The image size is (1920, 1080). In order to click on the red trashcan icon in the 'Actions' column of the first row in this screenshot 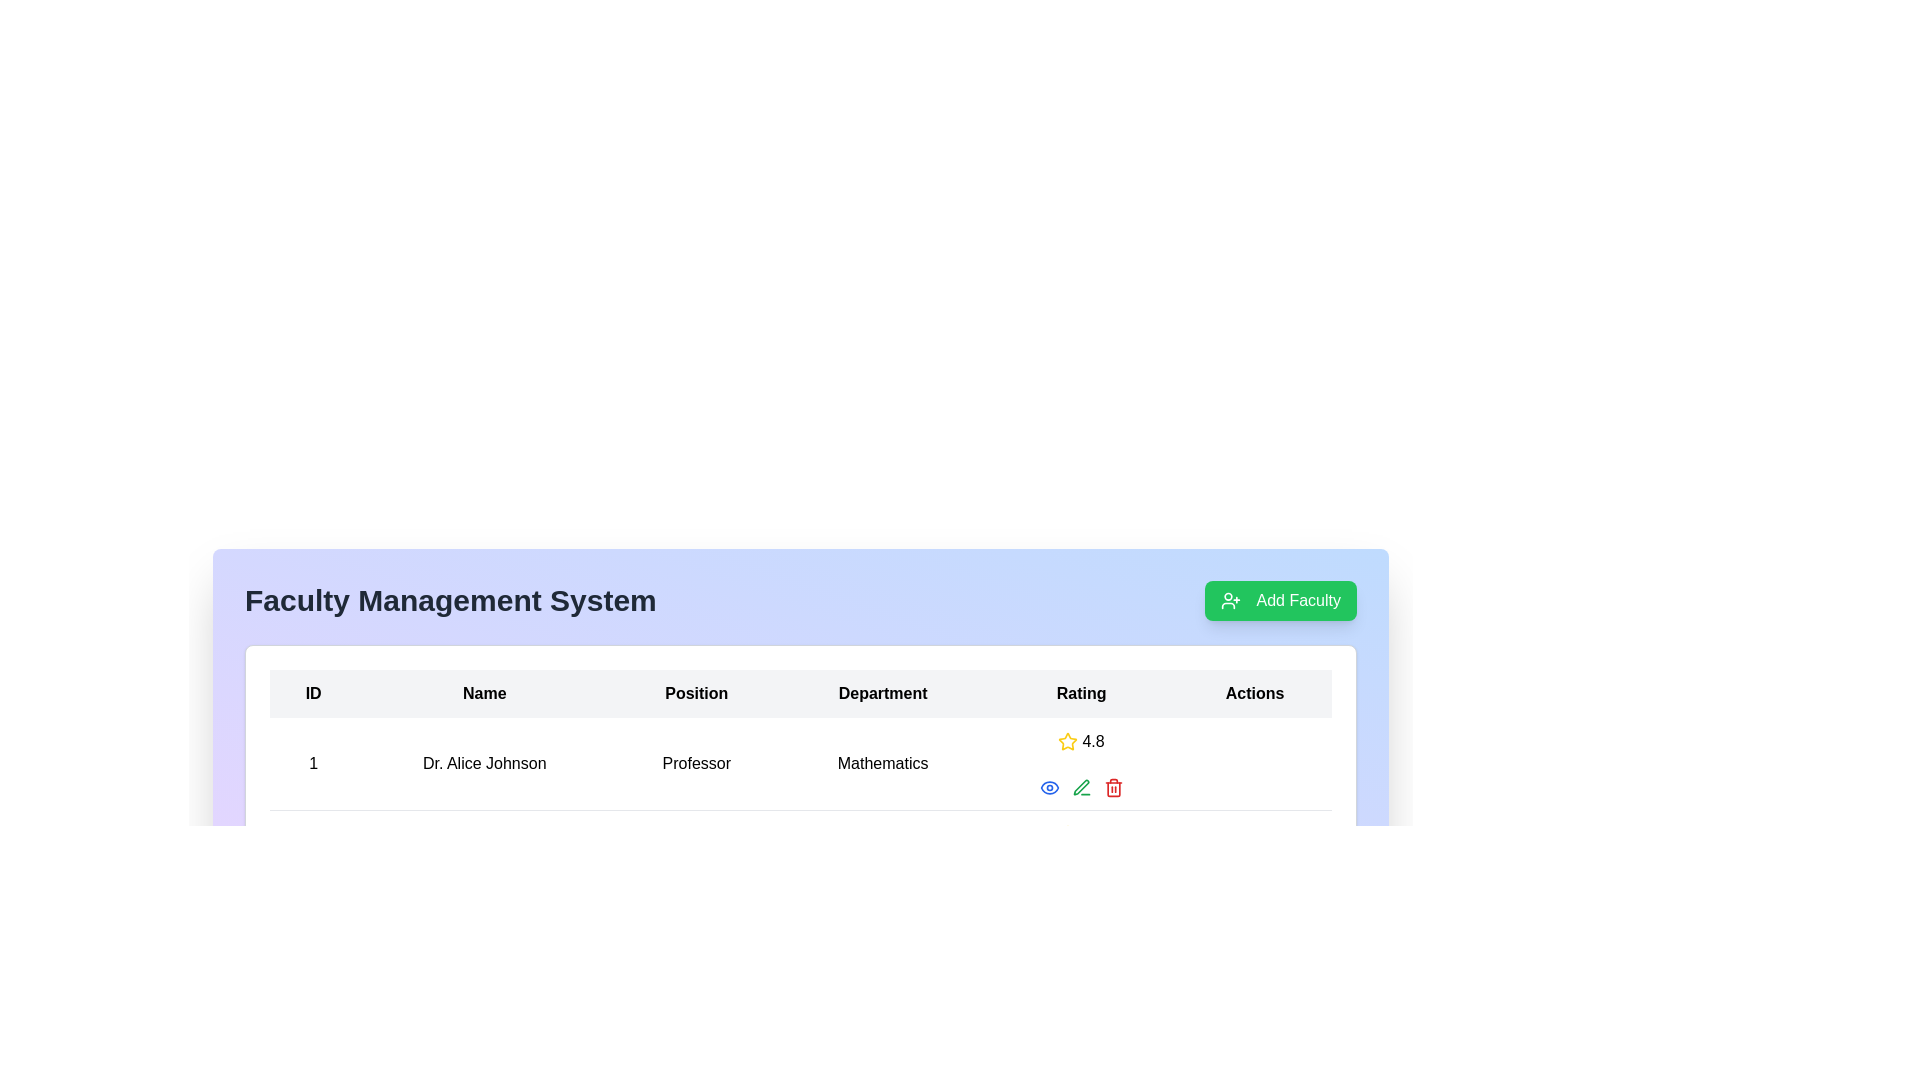, I will do `click(1112, 786)`.